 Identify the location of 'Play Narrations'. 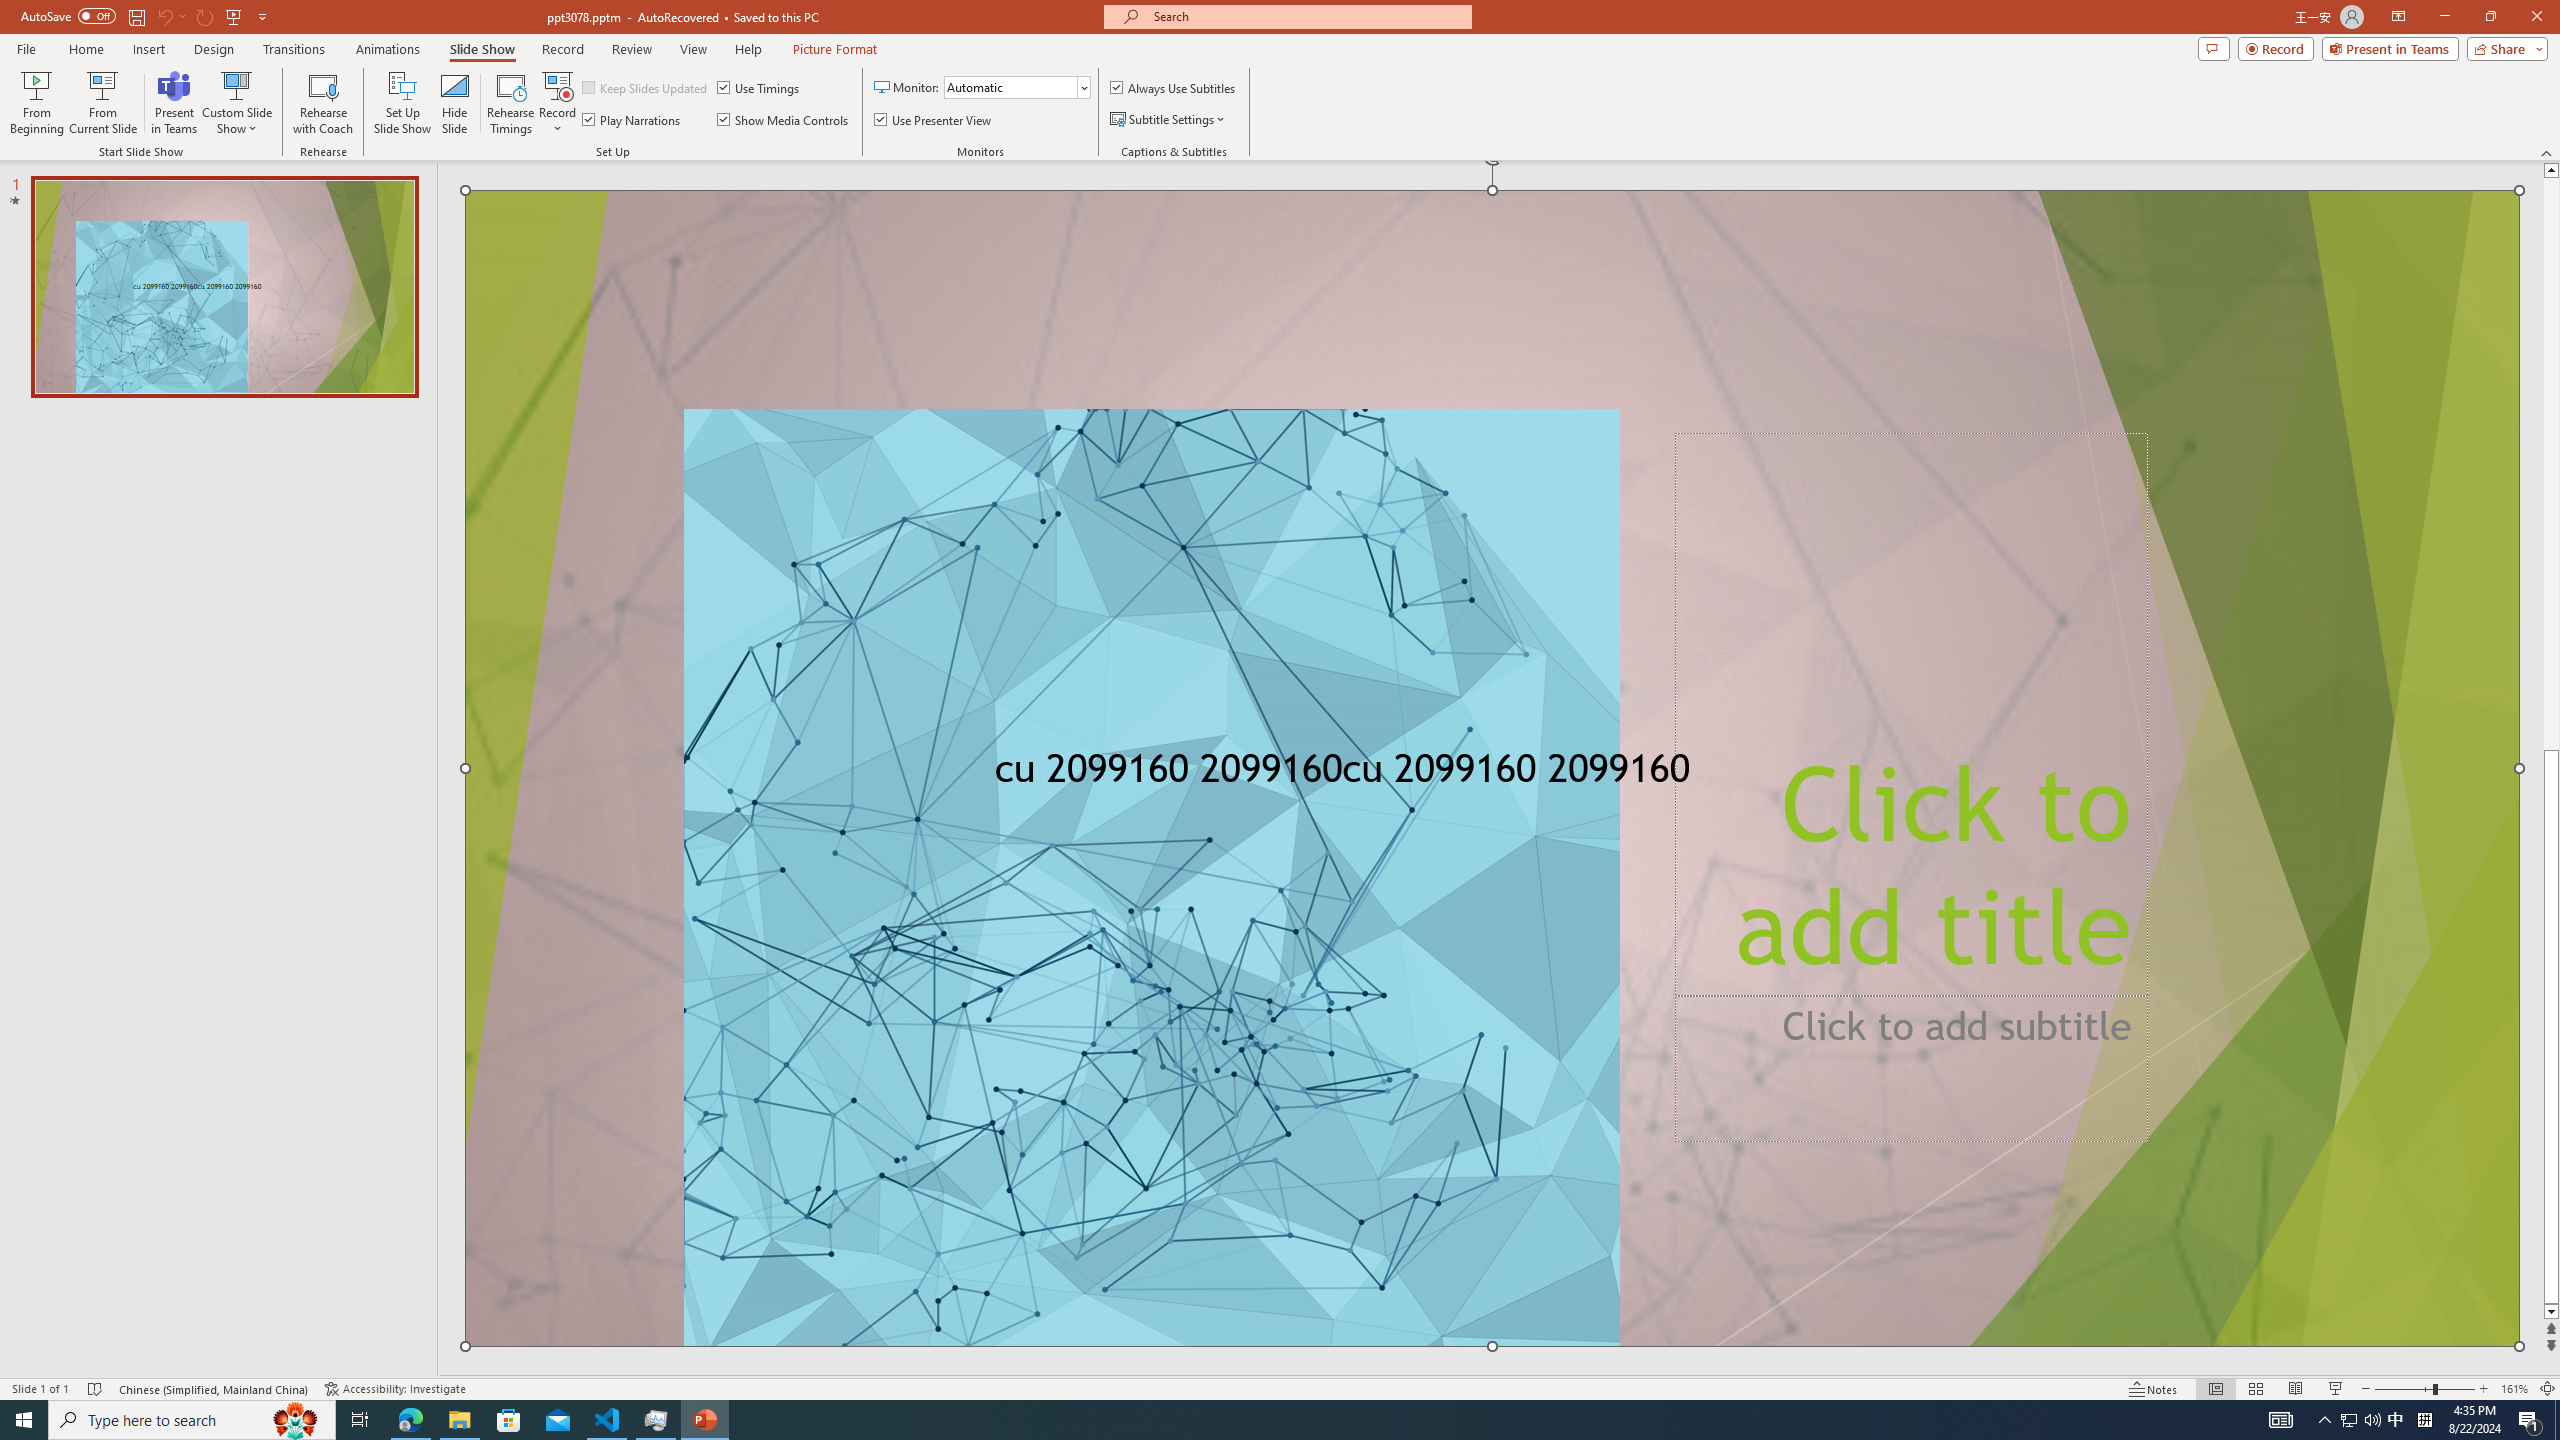
(631, 118).